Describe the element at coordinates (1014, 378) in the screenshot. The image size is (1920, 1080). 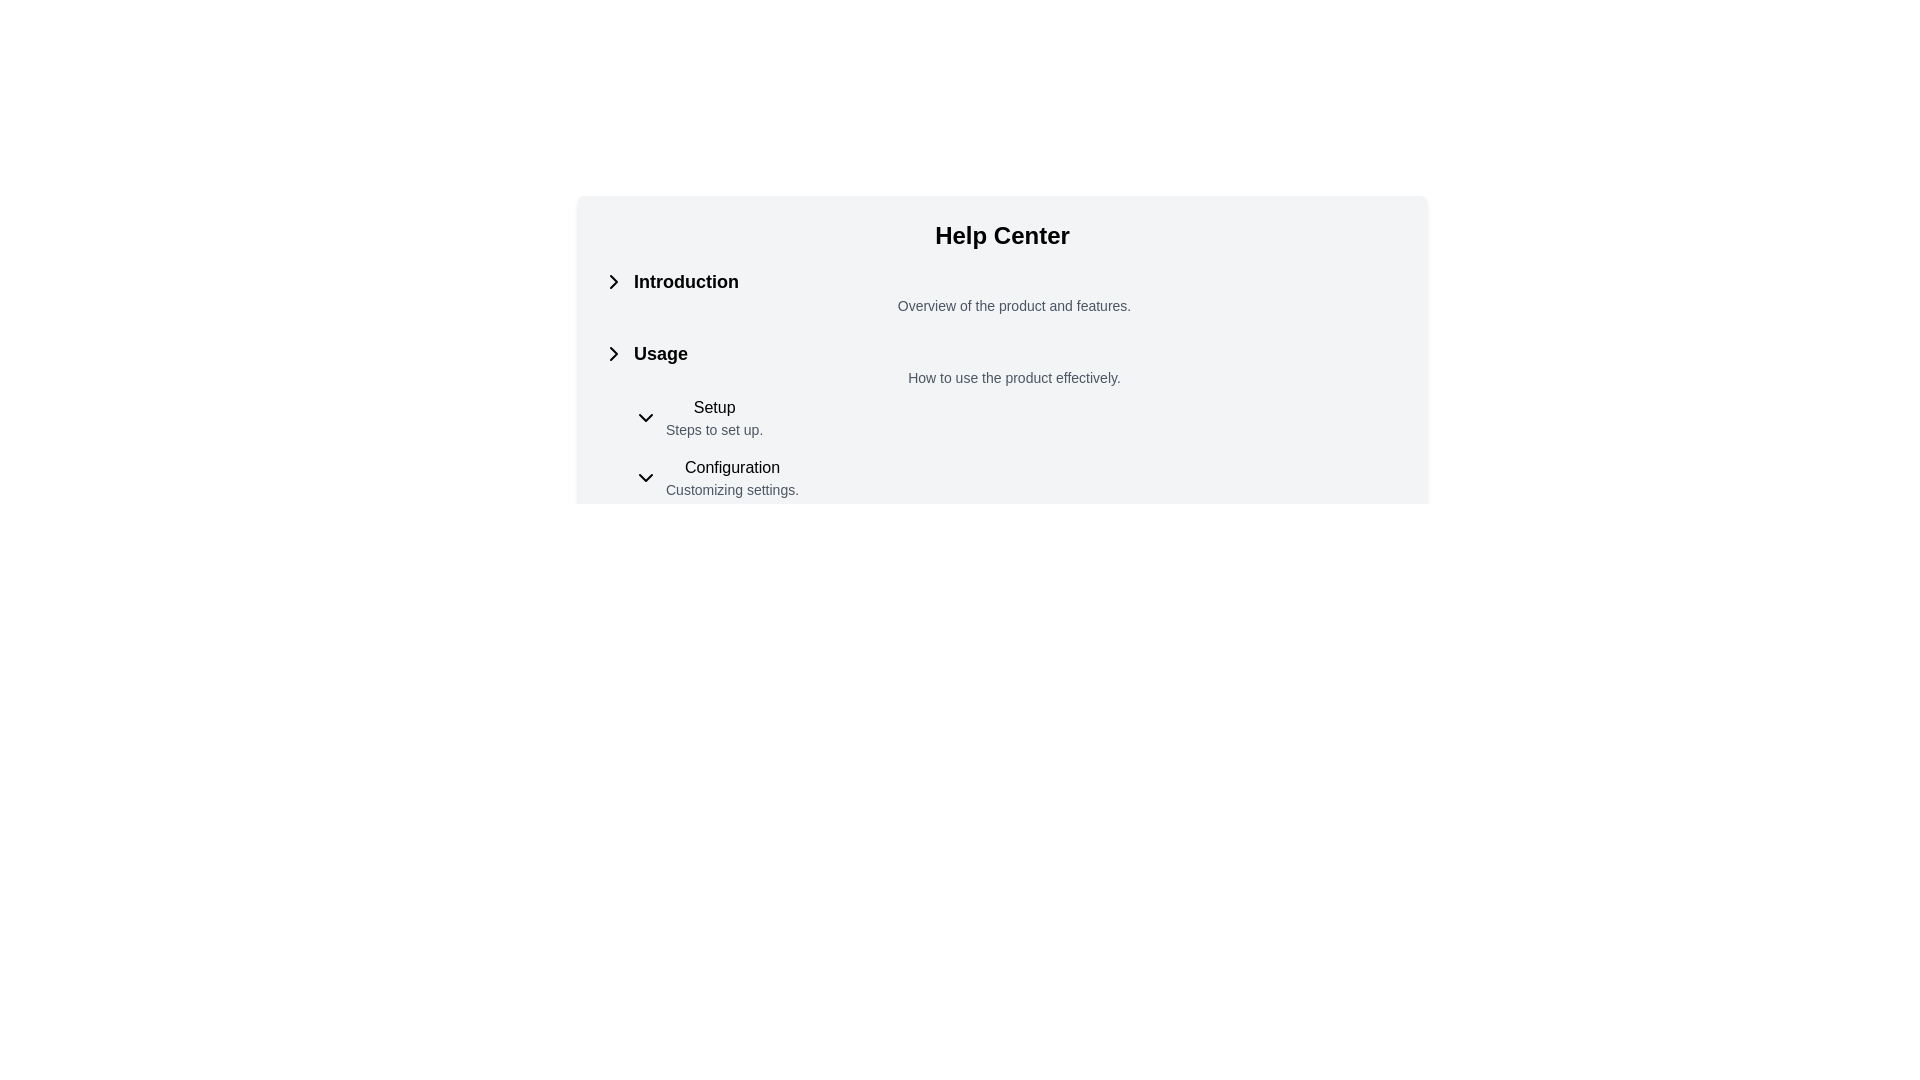
I see `the text label reading 'How to use the product effectively,' which is located directly below the 'Usage' header in the product guidance section` at that location.